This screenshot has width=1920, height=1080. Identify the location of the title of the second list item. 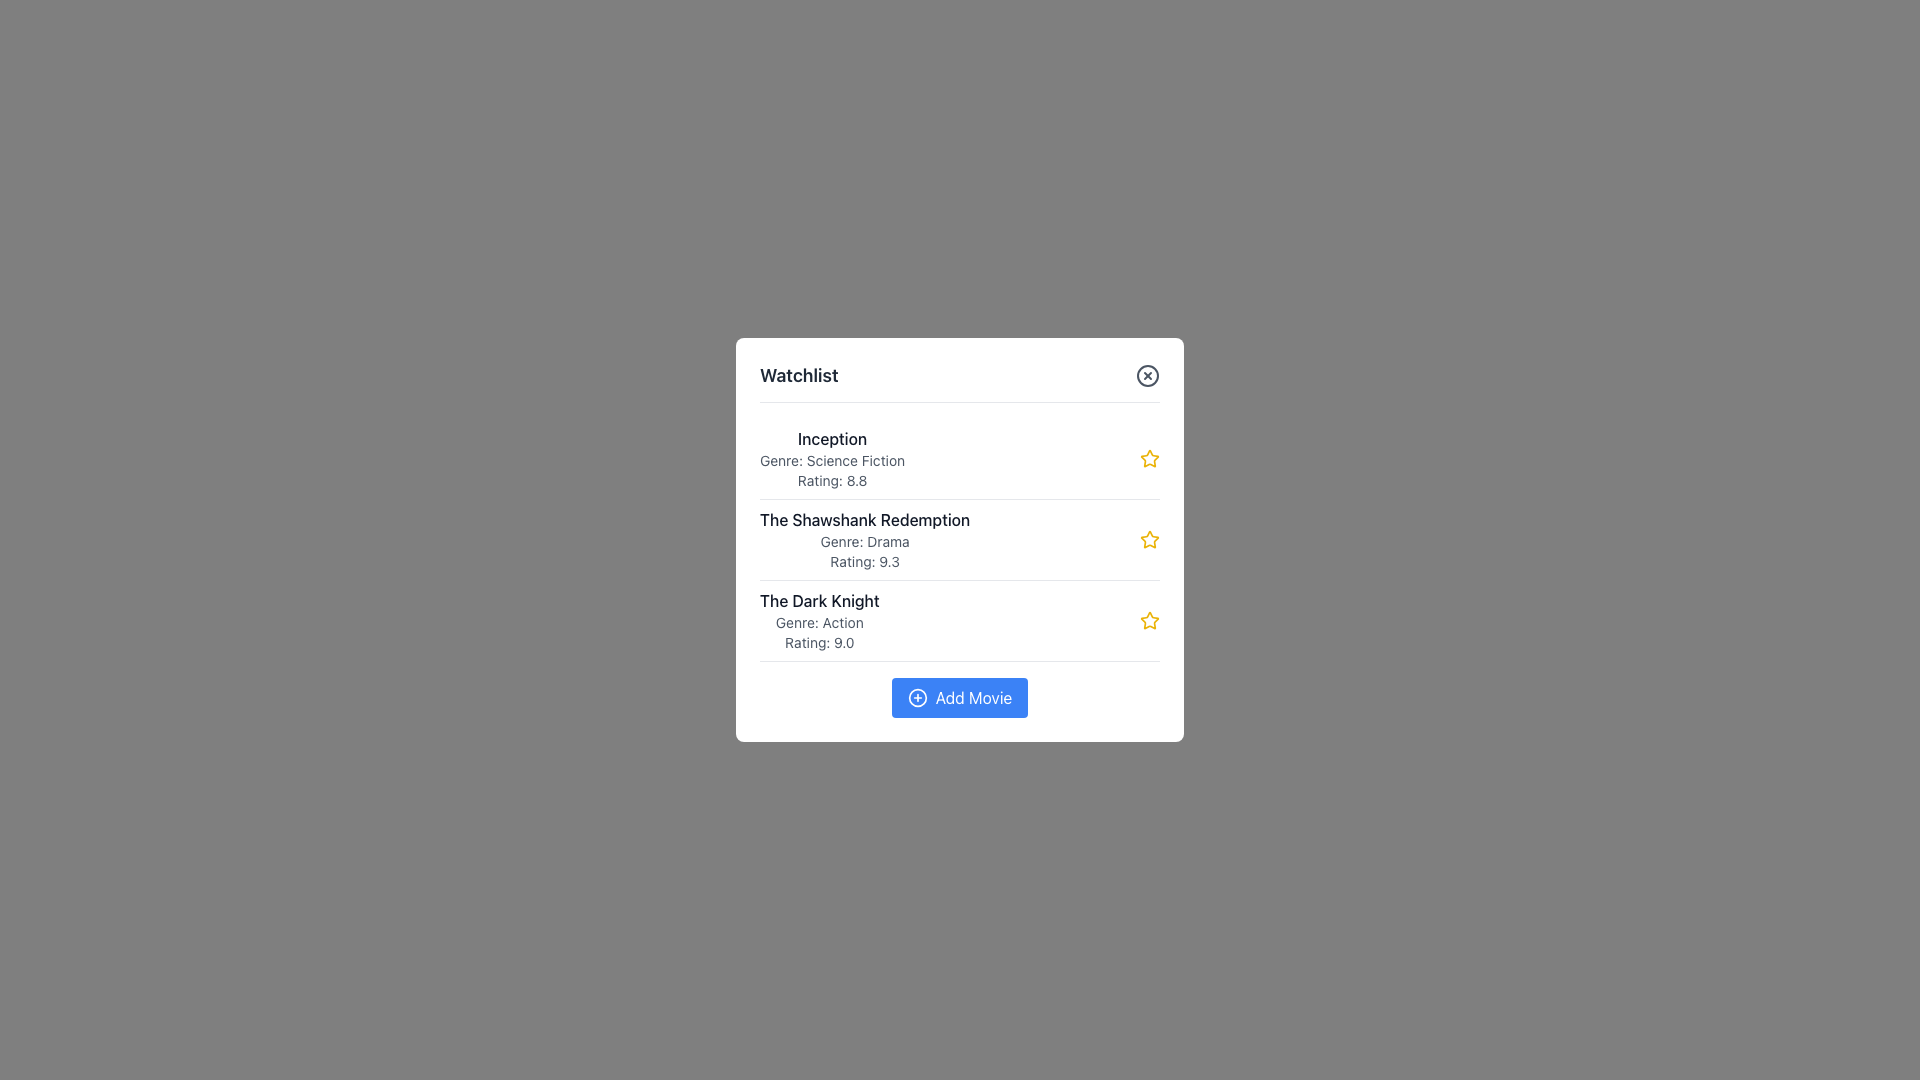
(960, 540).